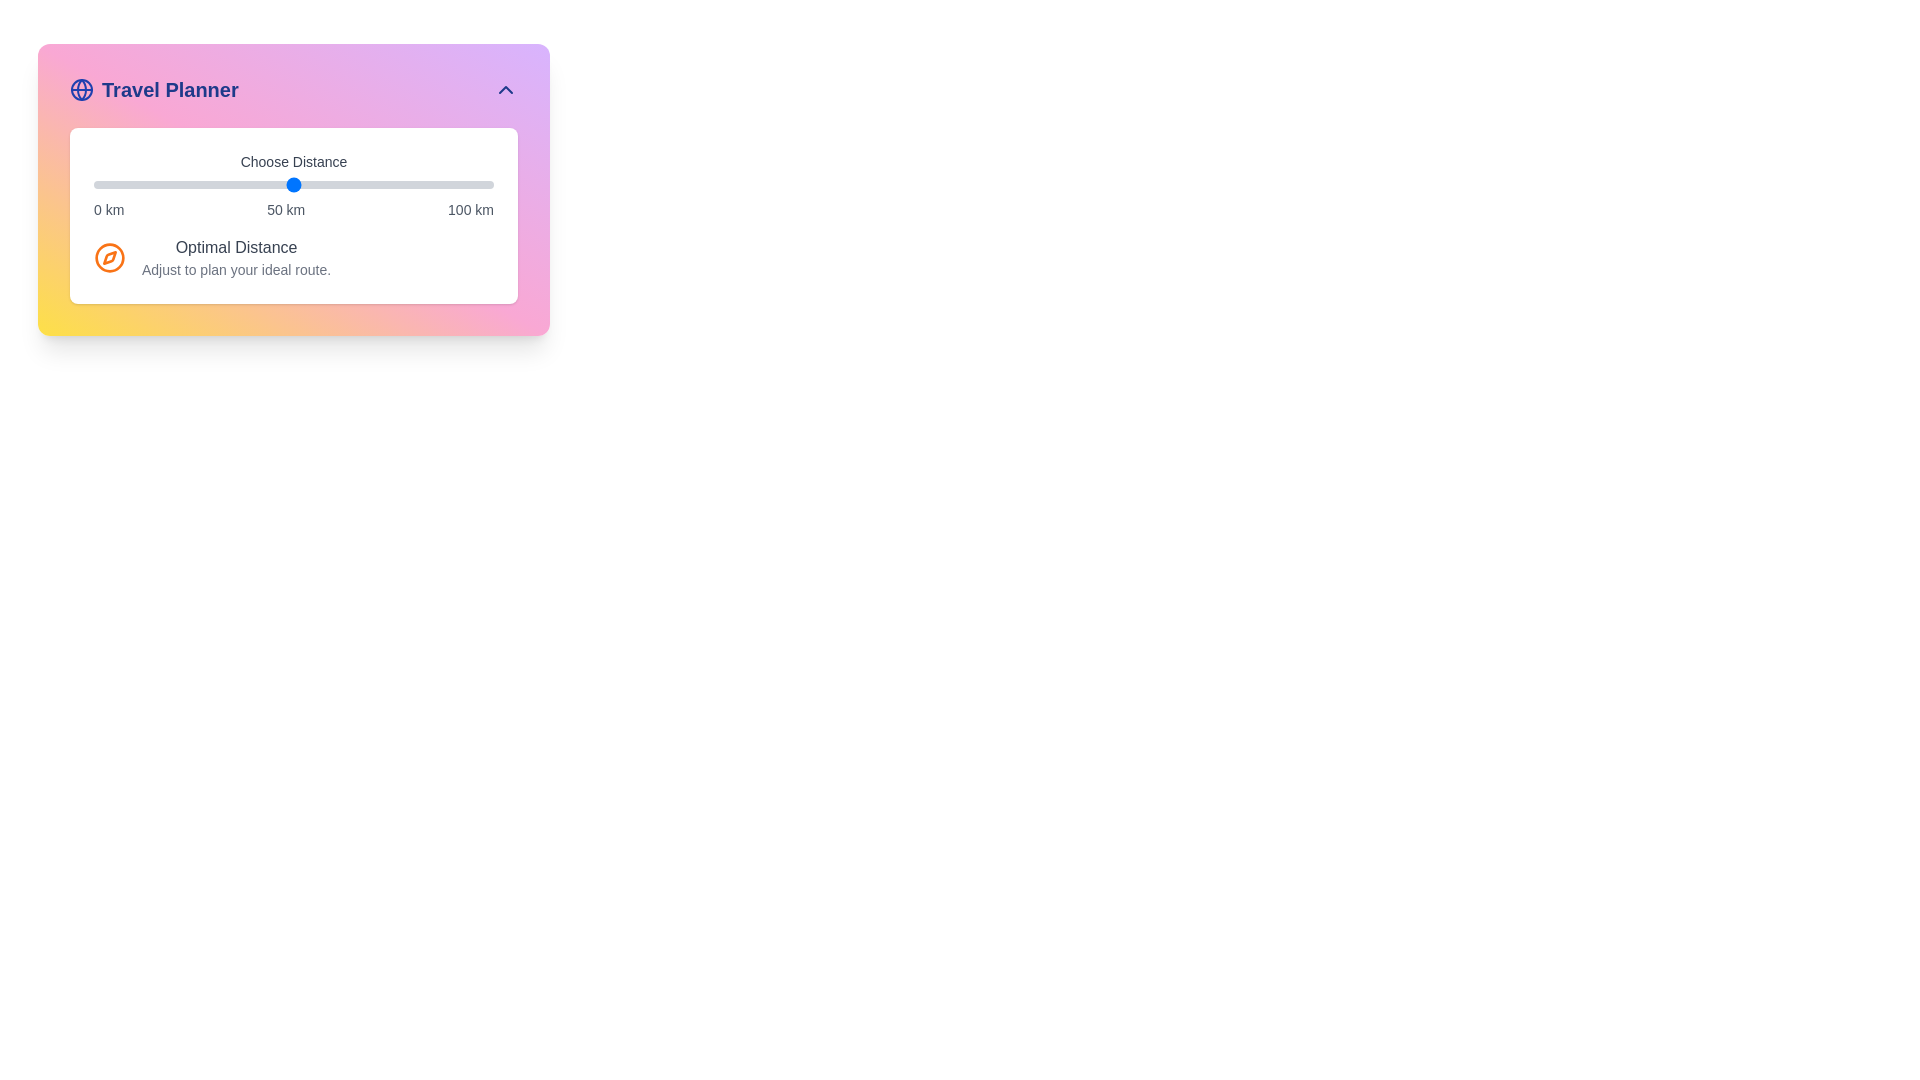  Describe the element at coordinates (109, 256) in the screenshot. I see `the decorative compass-like icon within the 'Travel Planner' card that features orange hues, located at the center of the compass graphic` at that location.